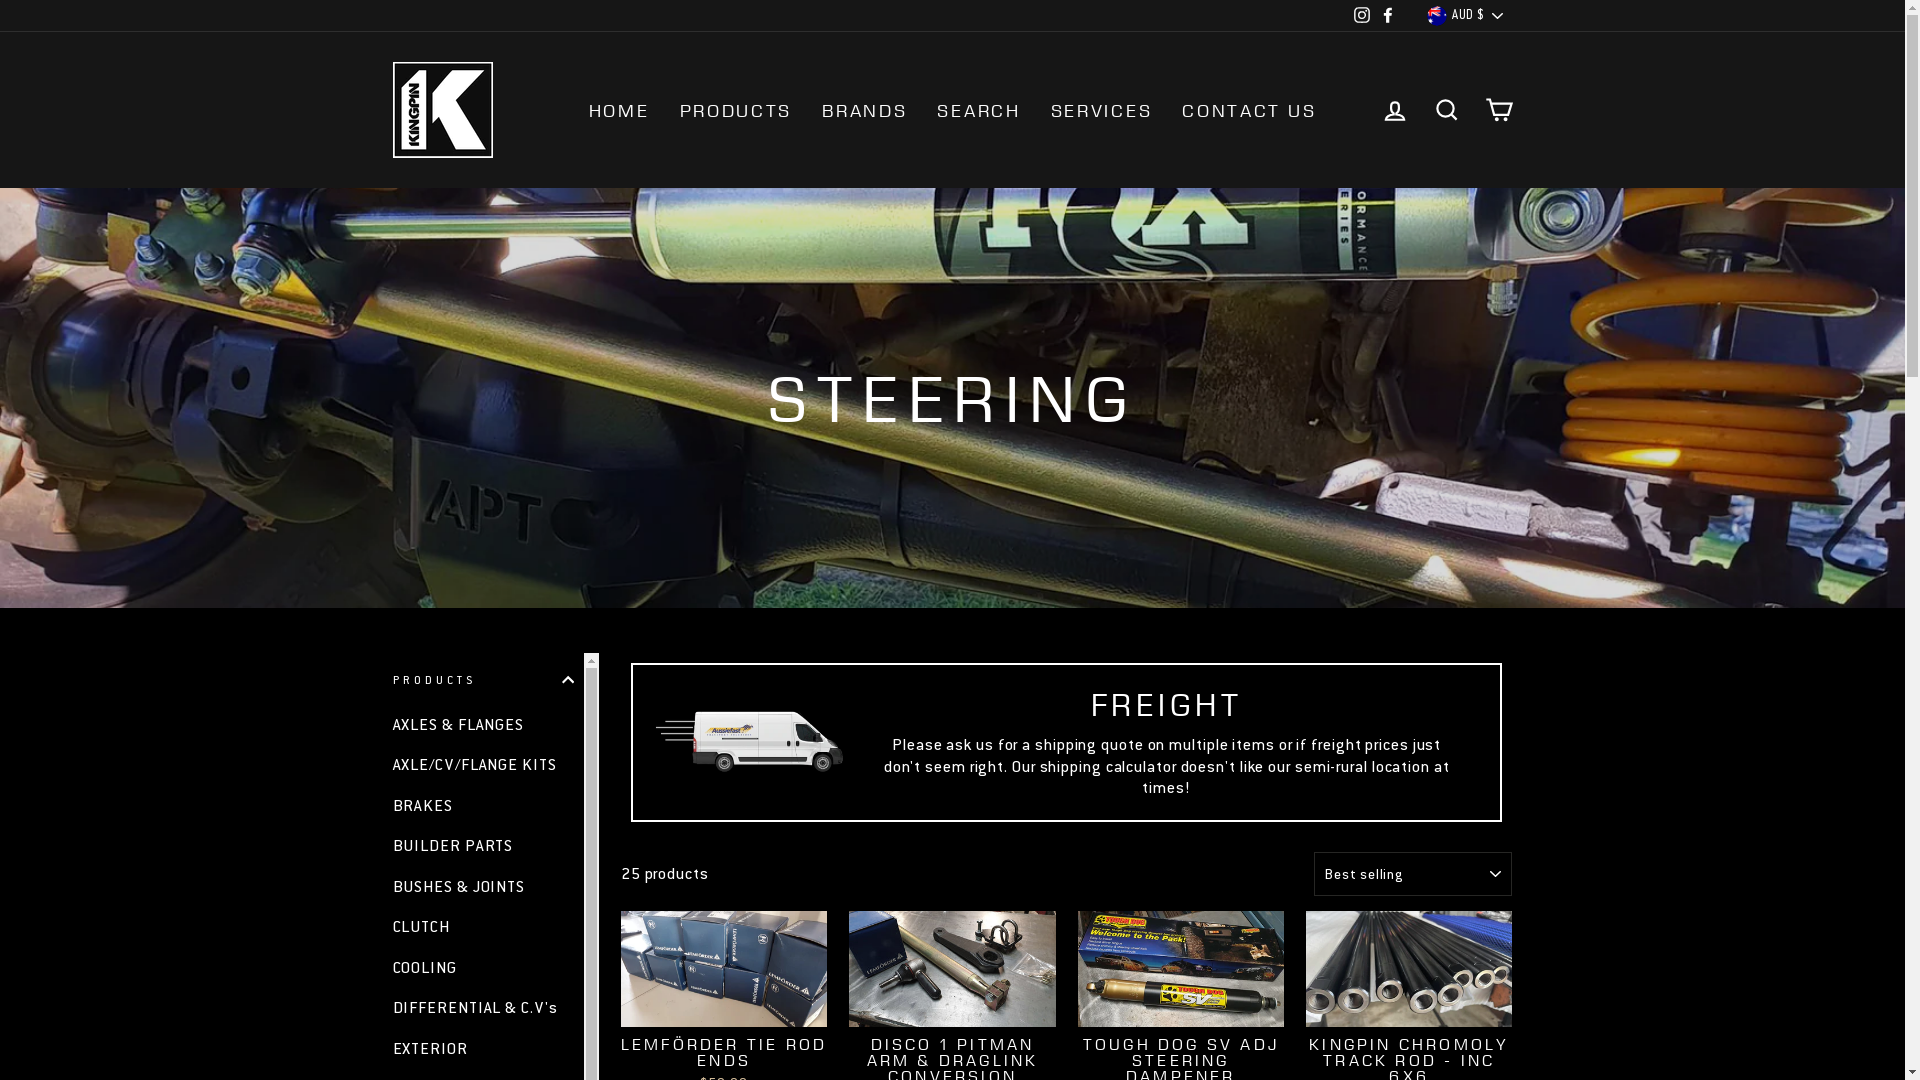  What do you see at coordinates (1419, 15) in the screenshot?
I see `'AUD $'` at bounding box center [1419, 15].